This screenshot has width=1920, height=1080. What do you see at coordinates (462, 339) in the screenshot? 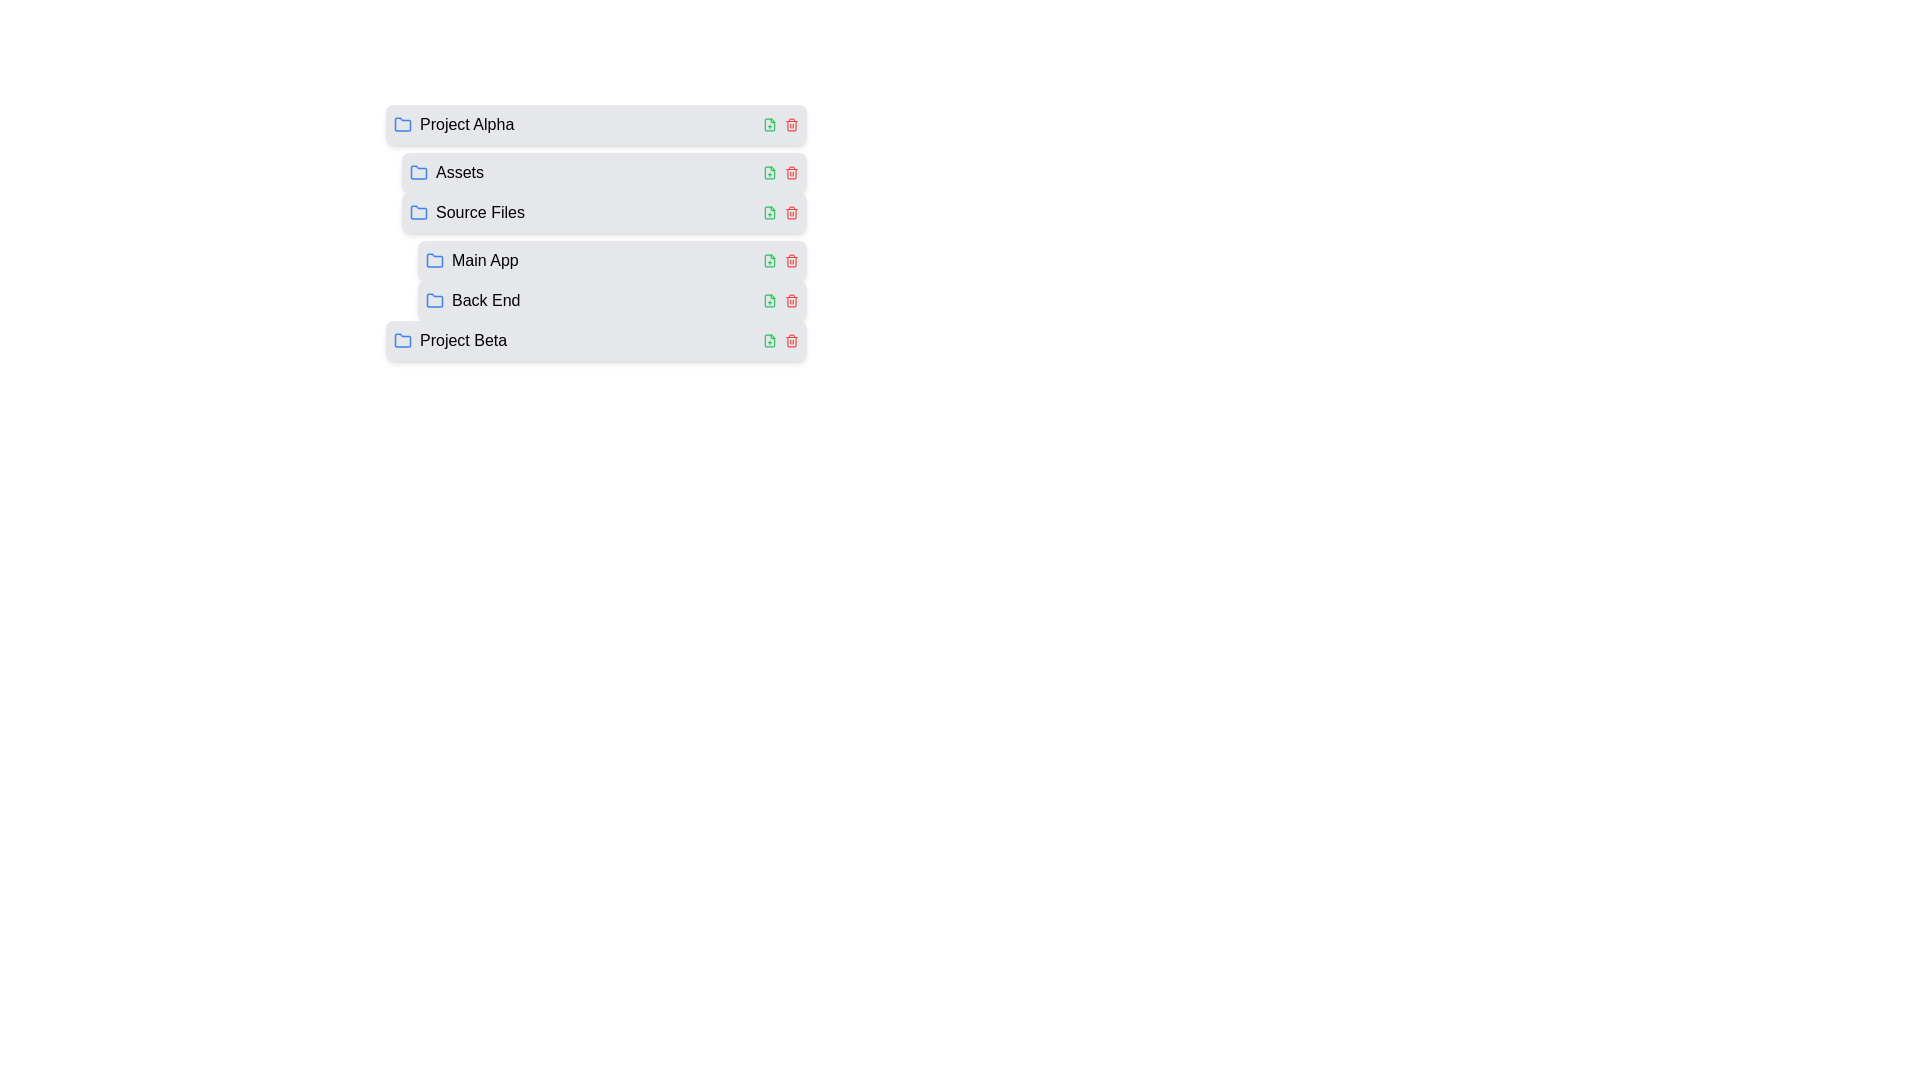
I see `the static text label identifying the project folder named 'Project Beta'` at bounding box center [462, 339].